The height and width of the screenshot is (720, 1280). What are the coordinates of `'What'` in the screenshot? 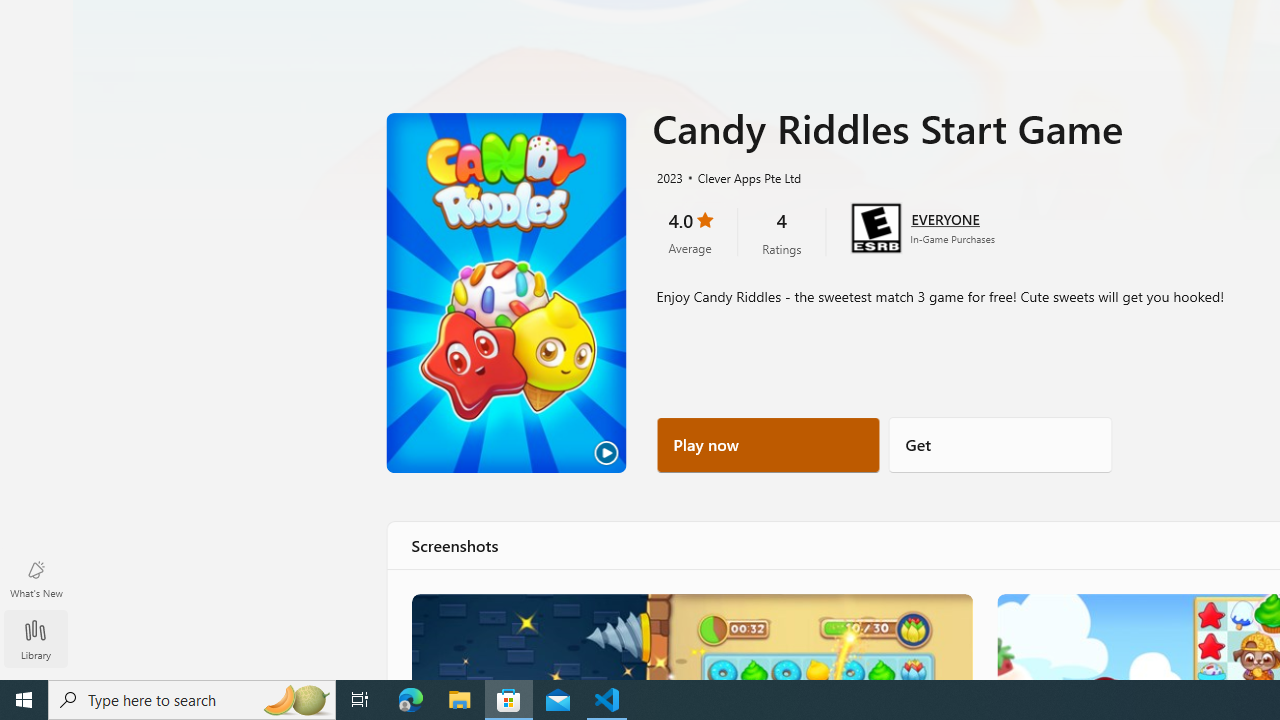 It's located at (35, 578).